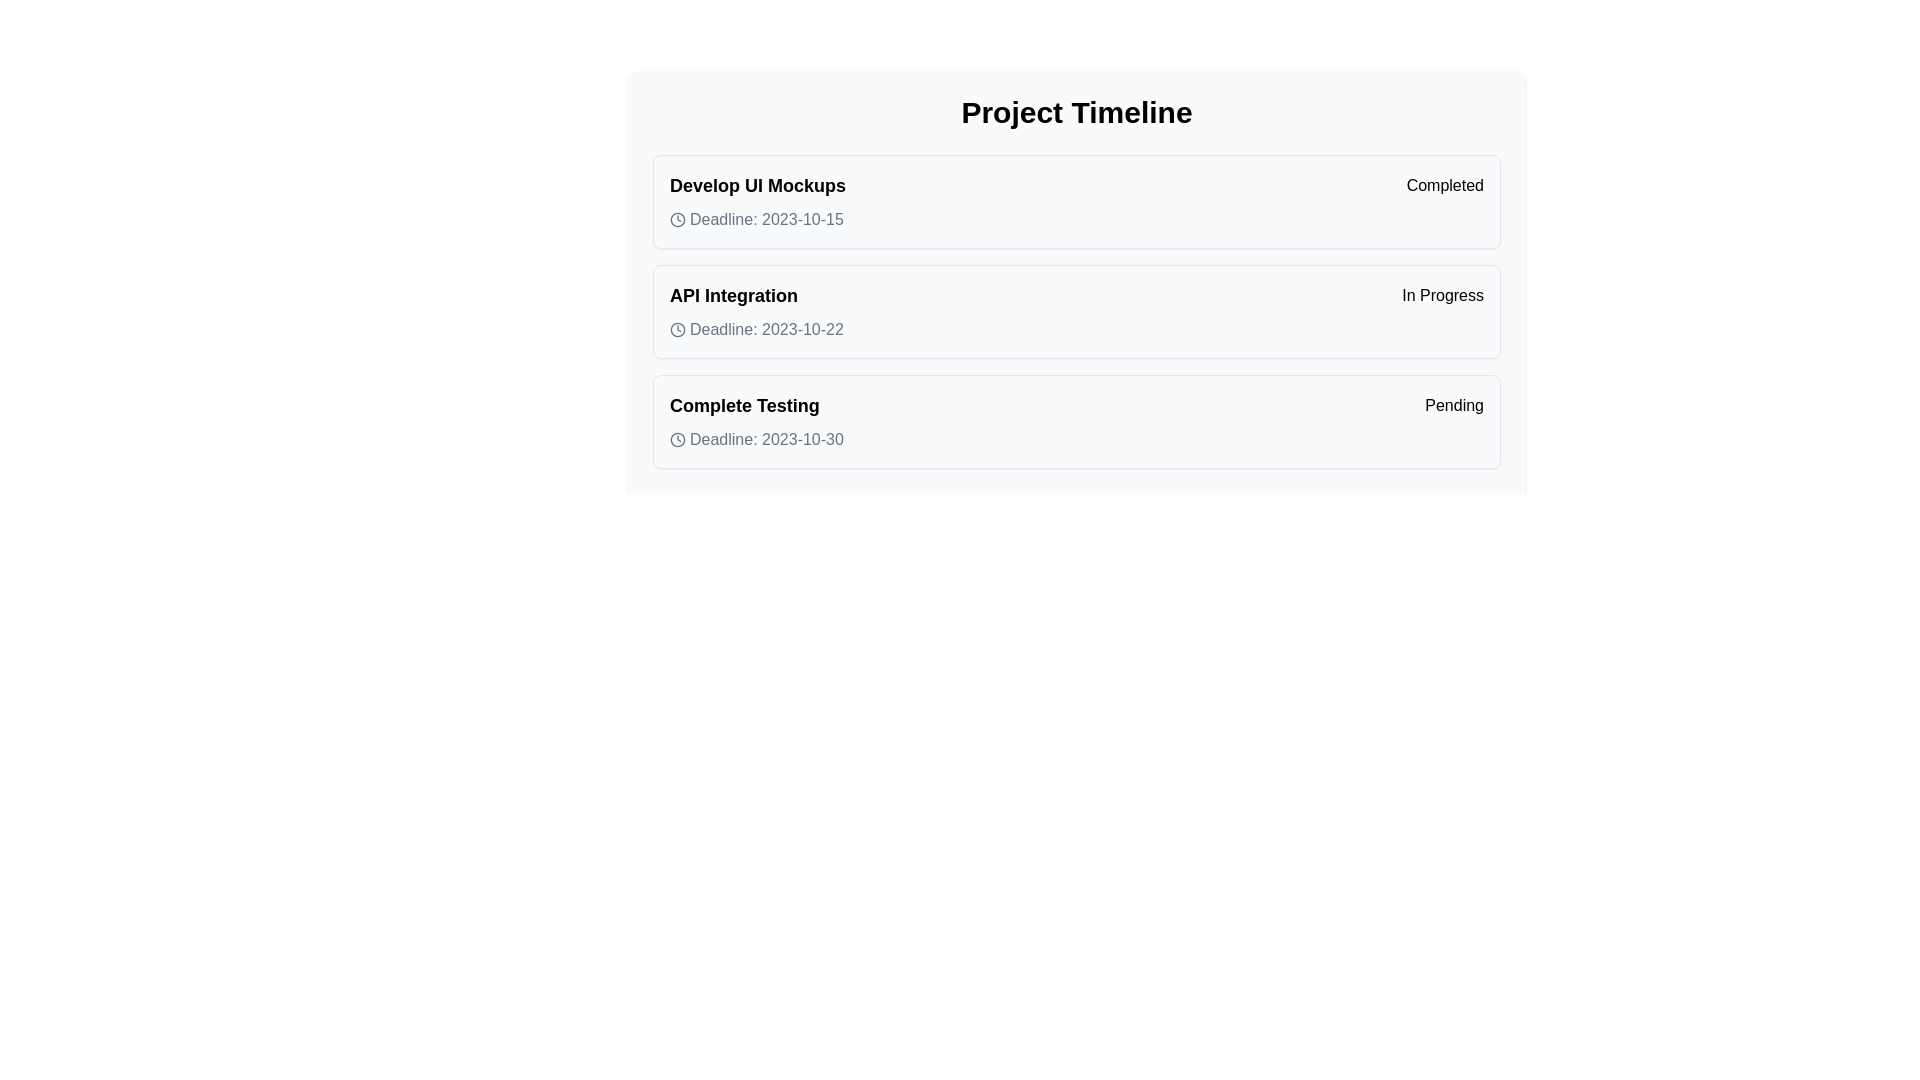 The width and height of the screenshot is (1920, 1080). I want to click on the second item in the project timeline list titled 'API Integration', which displays the deadline and status 'In Progress', so click(1075, 270).